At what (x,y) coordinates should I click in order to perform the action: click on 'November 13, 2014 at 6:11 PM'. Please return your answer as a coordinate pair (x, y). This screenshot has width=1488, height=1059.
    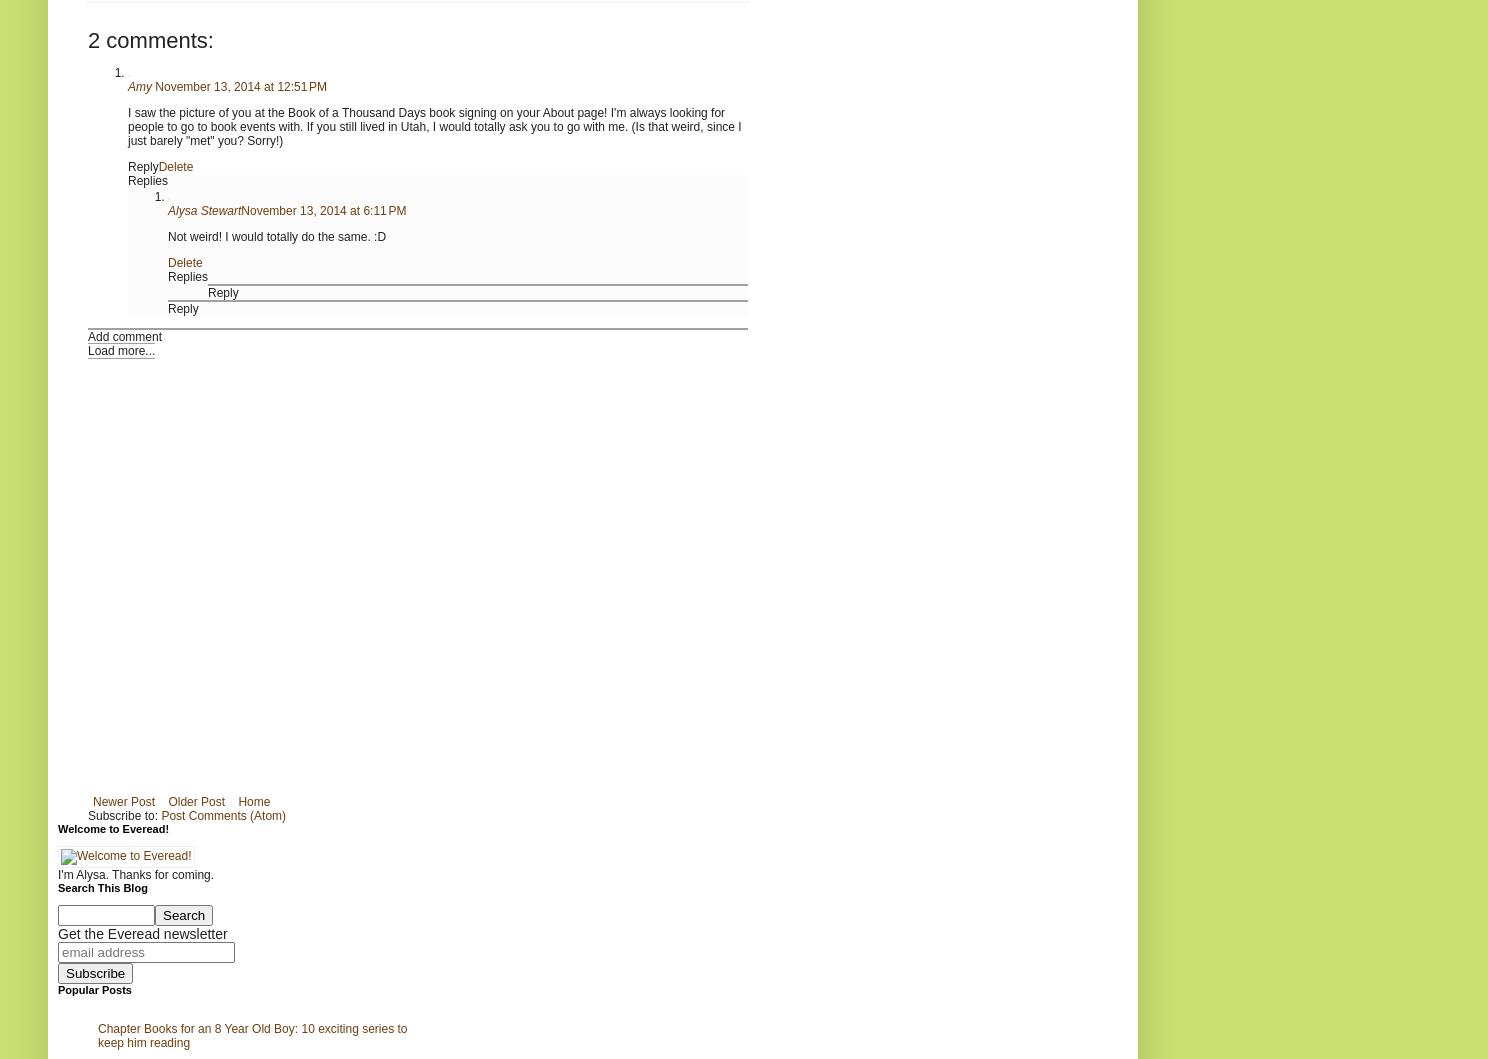
    Looking at the image, I should click on (241, 208).